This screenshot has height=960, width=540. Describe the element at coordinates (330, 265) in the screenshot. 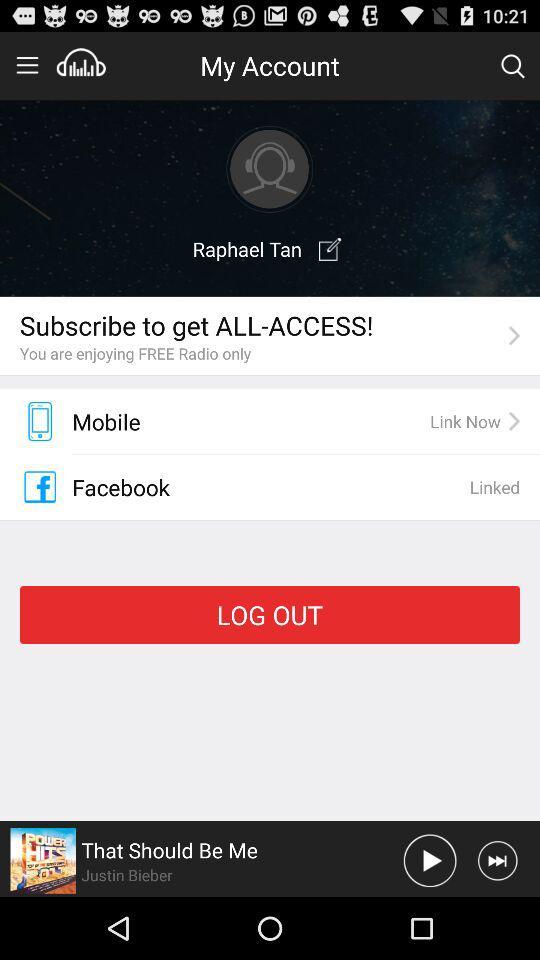

I see `the edit icon` at that location.